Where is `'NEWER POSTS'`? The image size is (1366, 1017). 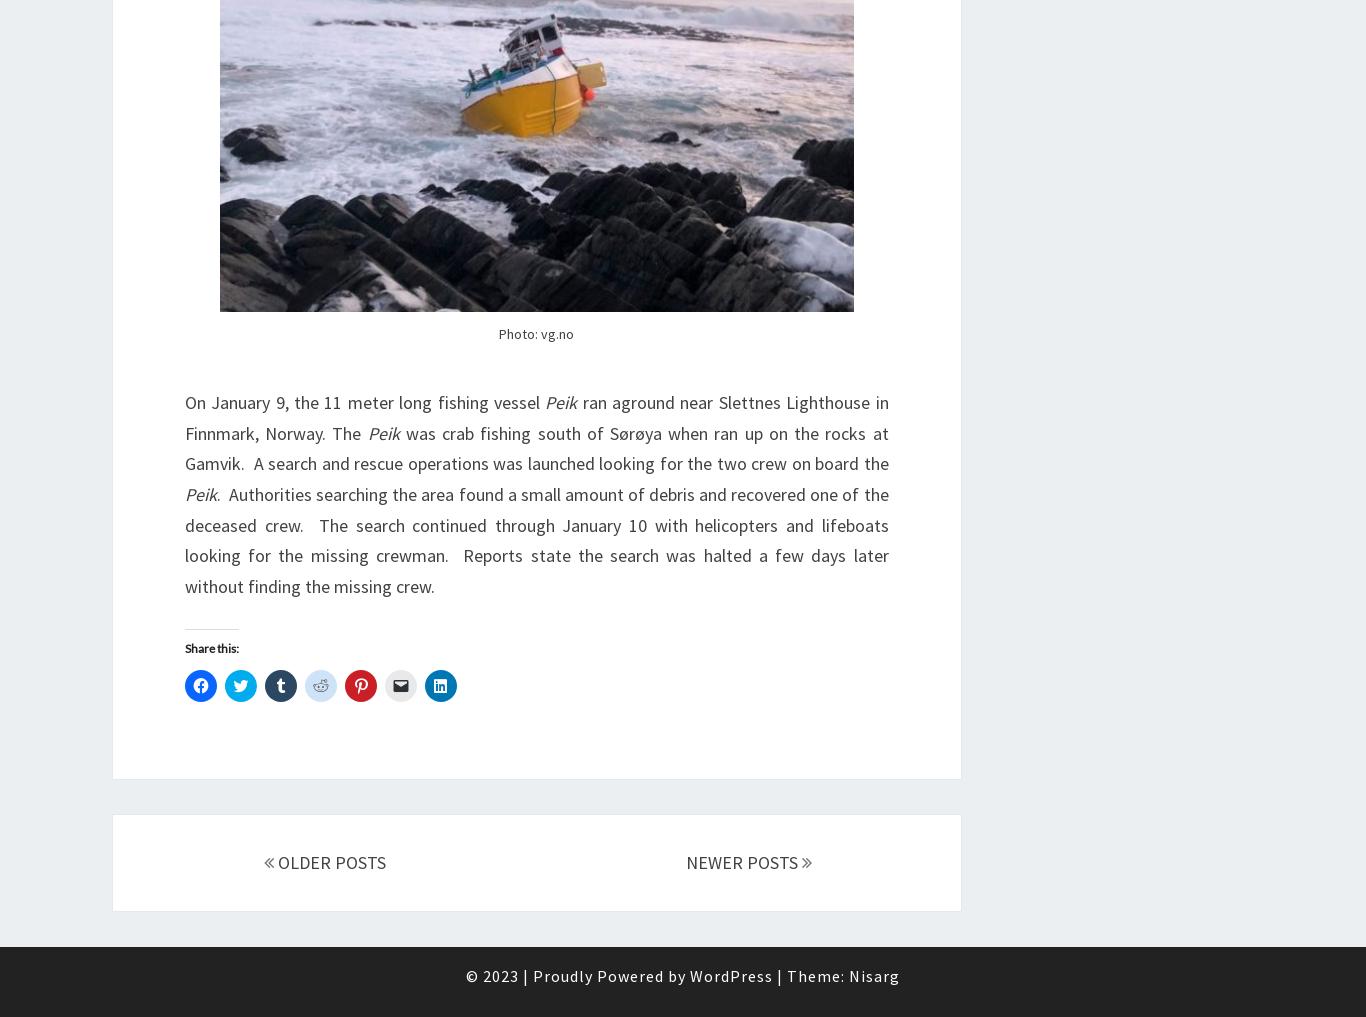
'NEWER POSTS' is located at coordinates (742, 861).